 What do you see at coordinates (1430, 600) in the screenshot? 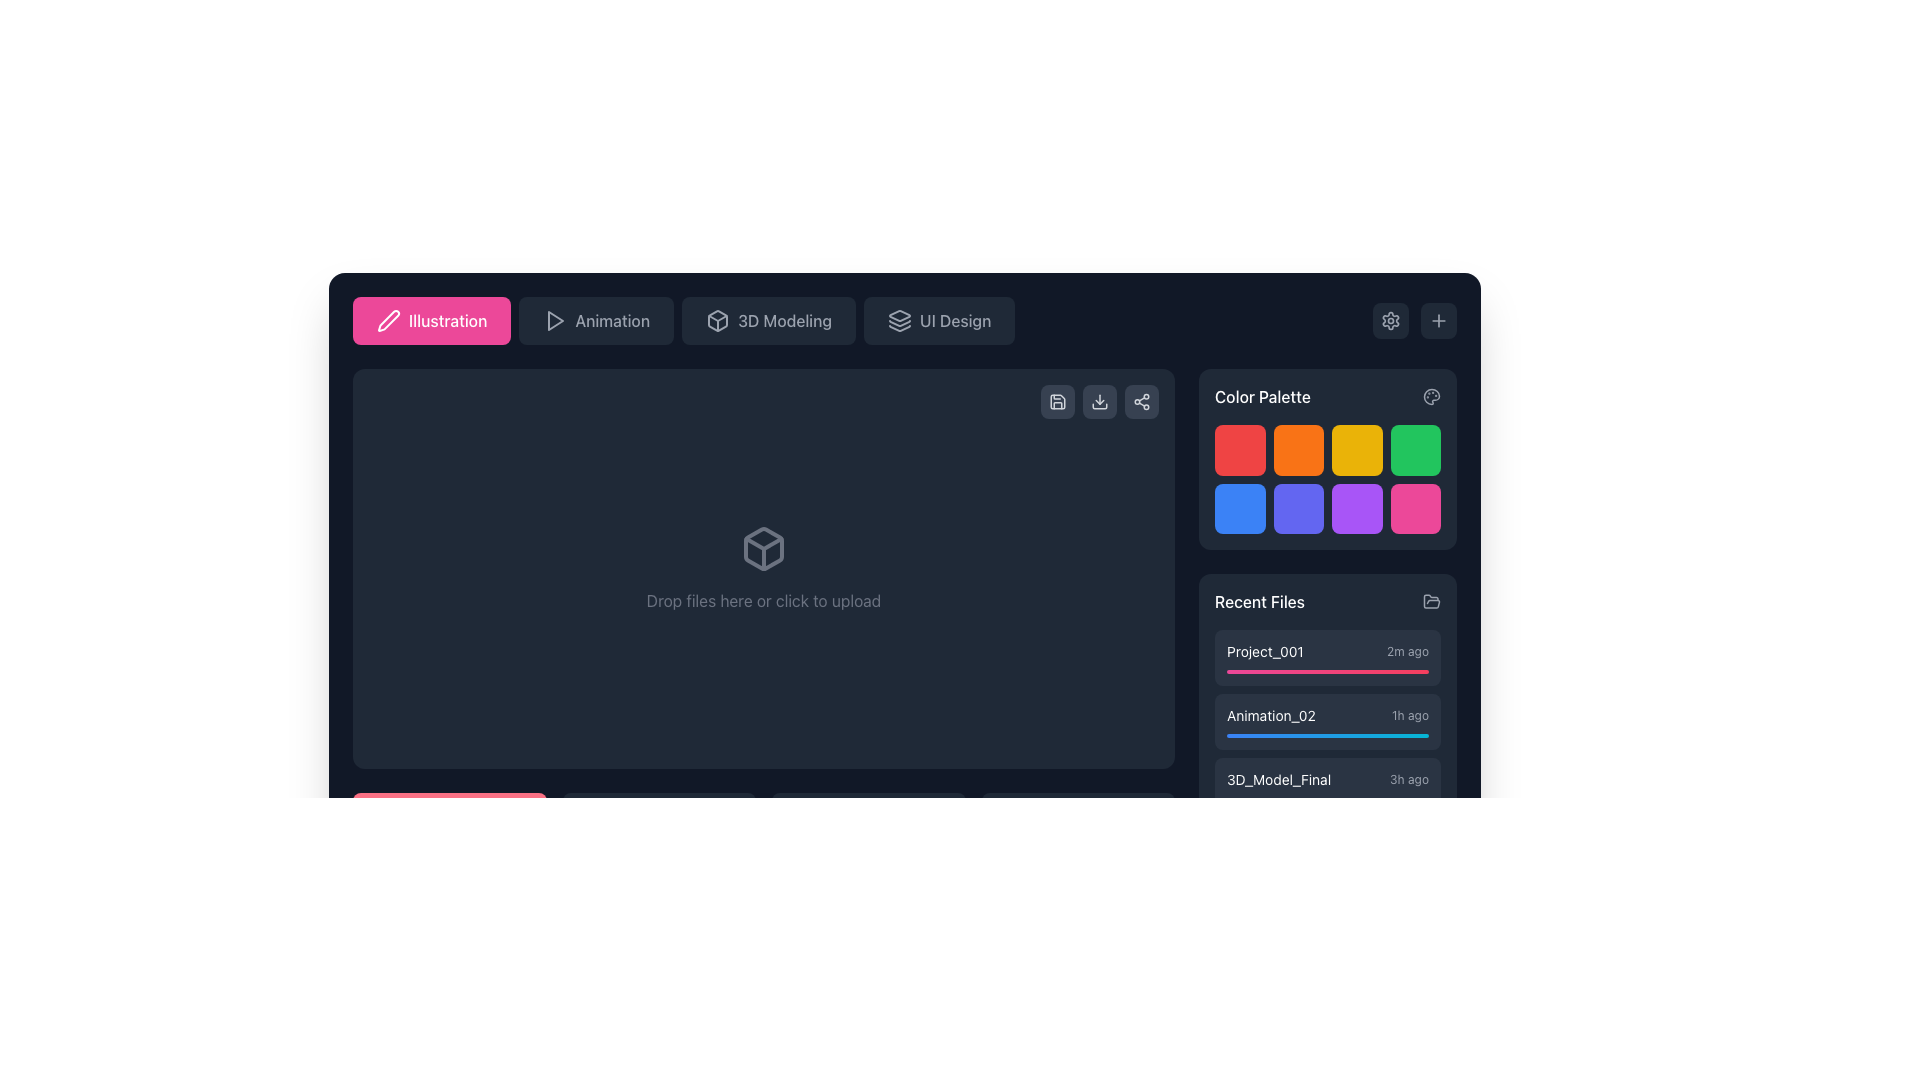
I see `the open folder icon located in the top-right section of the interface, which is styled gray and transitions to white when hovered over` at bounding box center [1430, 600].